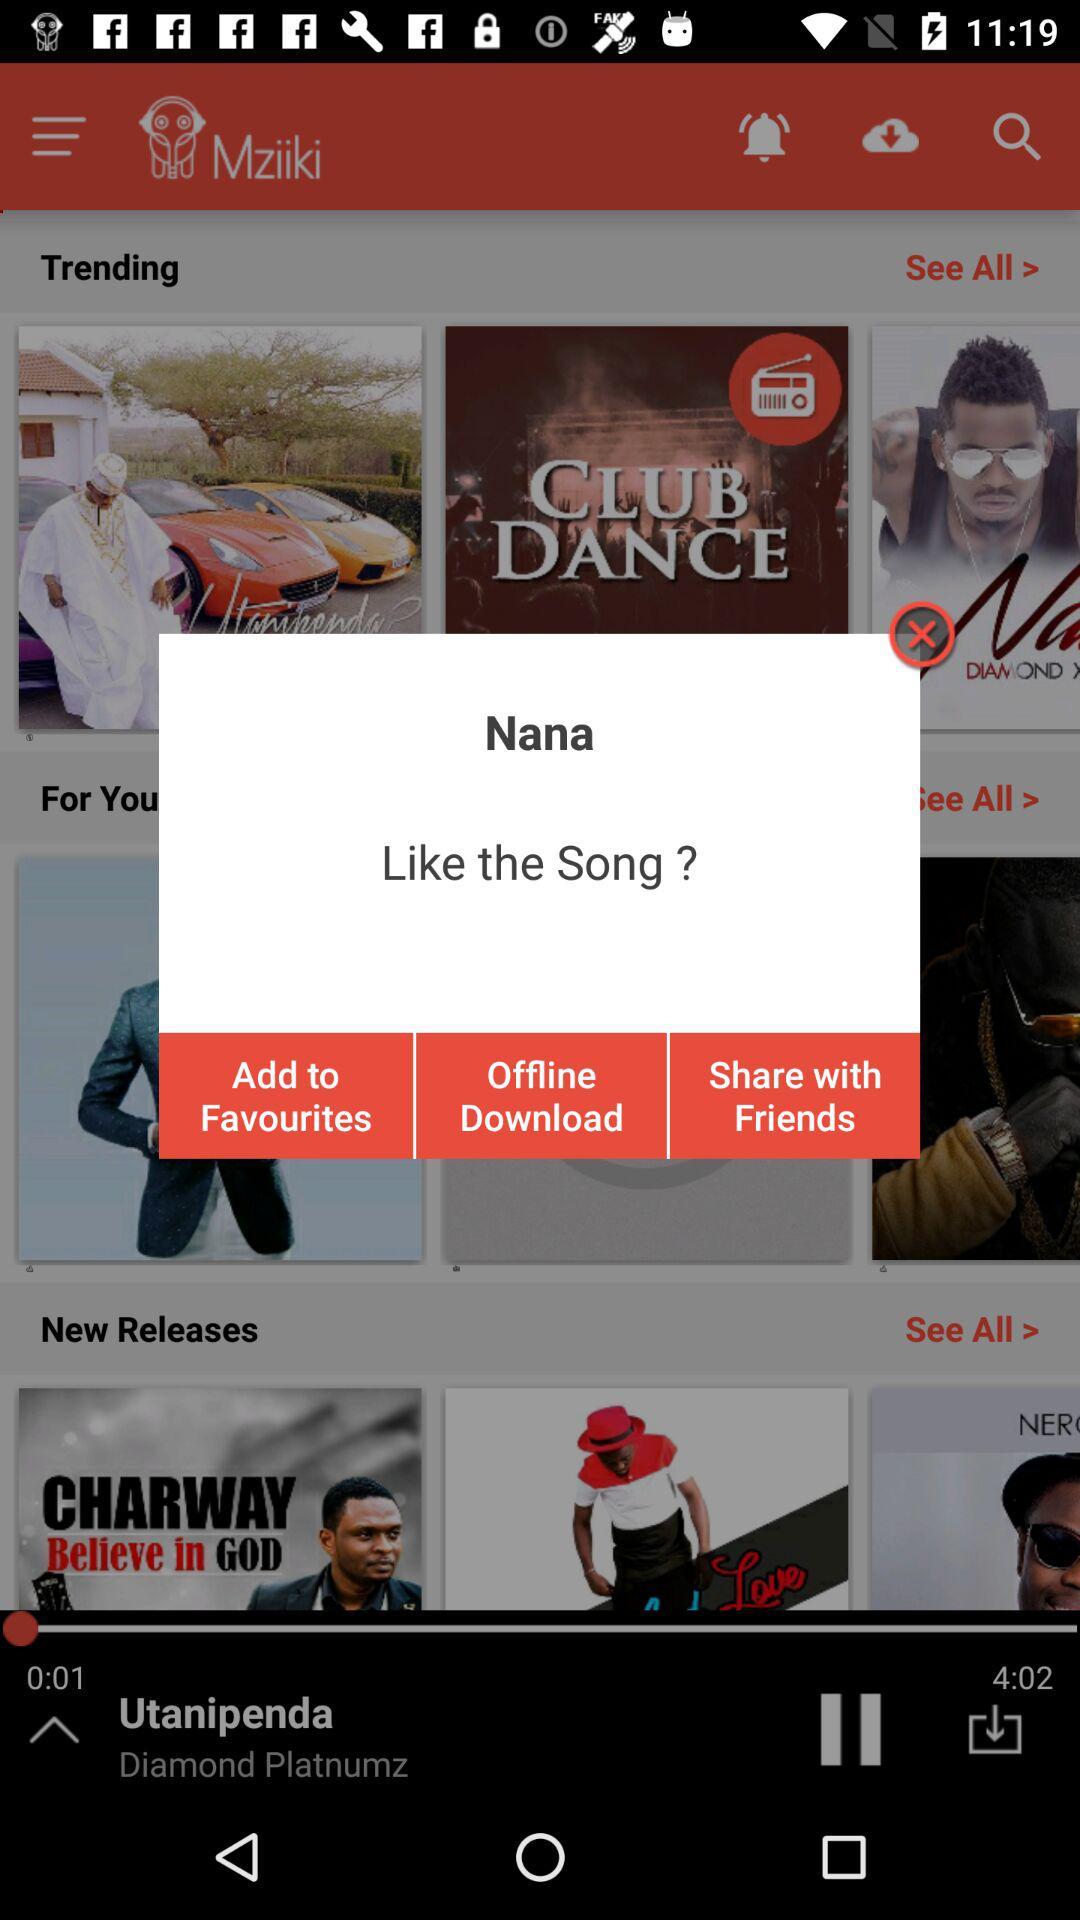 The width and height of the screenshot is (1080, 1920). I want to click on offline download, so click(541, 1094).